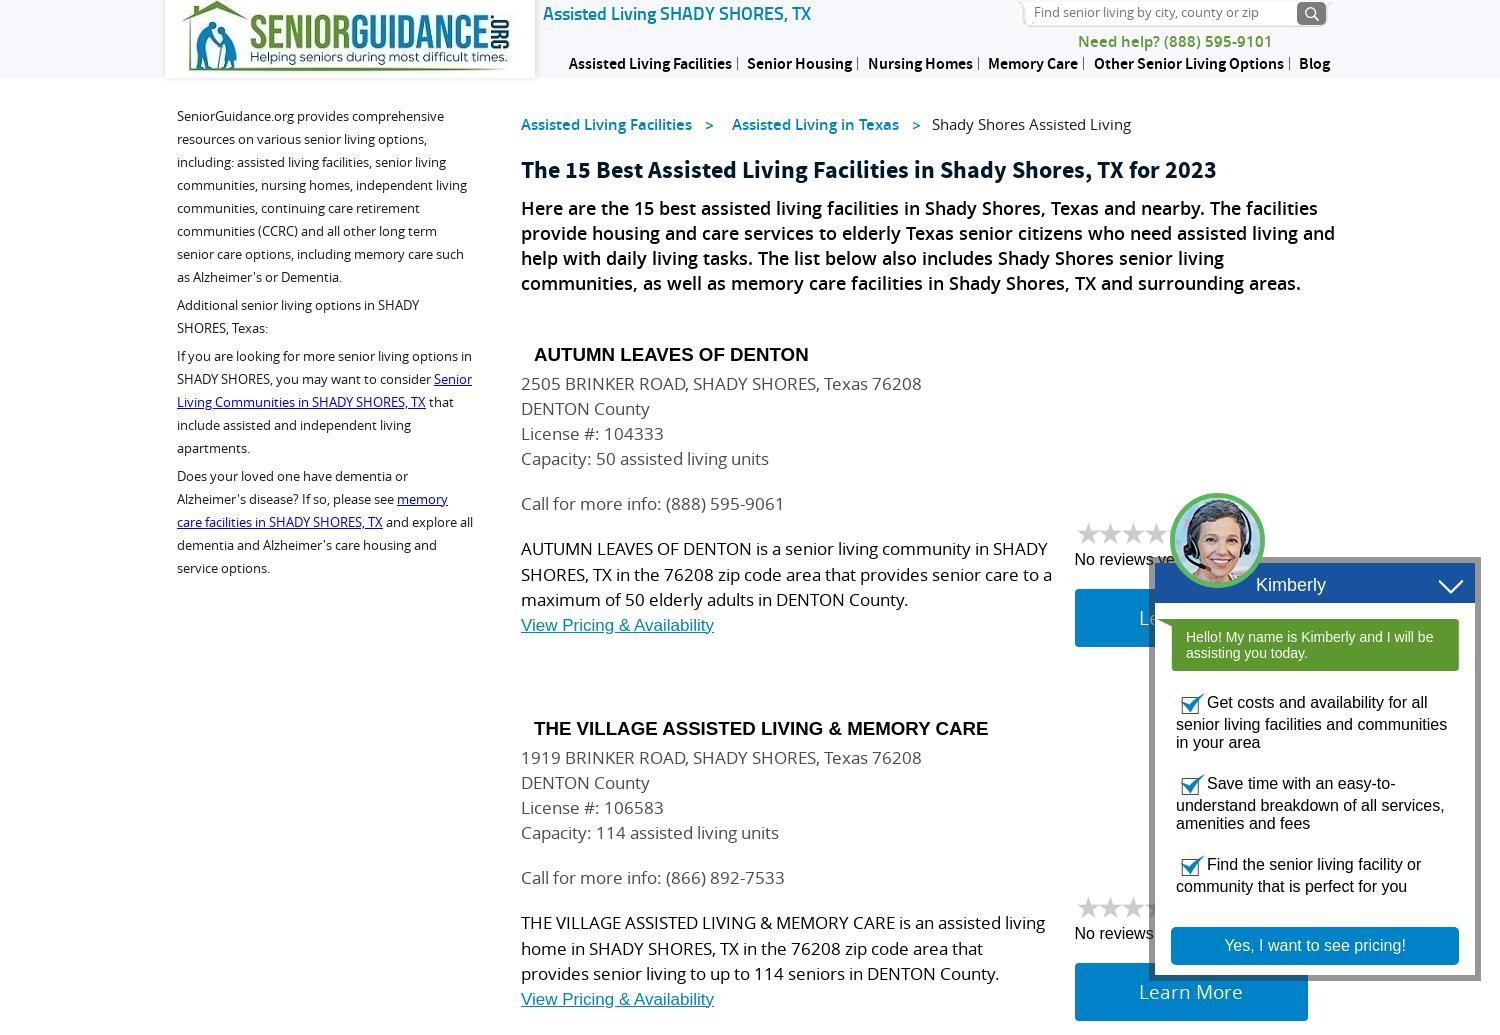 Image resolution: width=1500 pixels, height=1035 pixels. I want to click on 'Assisted Living SHADY SHORES, TX', so click(676, 13).